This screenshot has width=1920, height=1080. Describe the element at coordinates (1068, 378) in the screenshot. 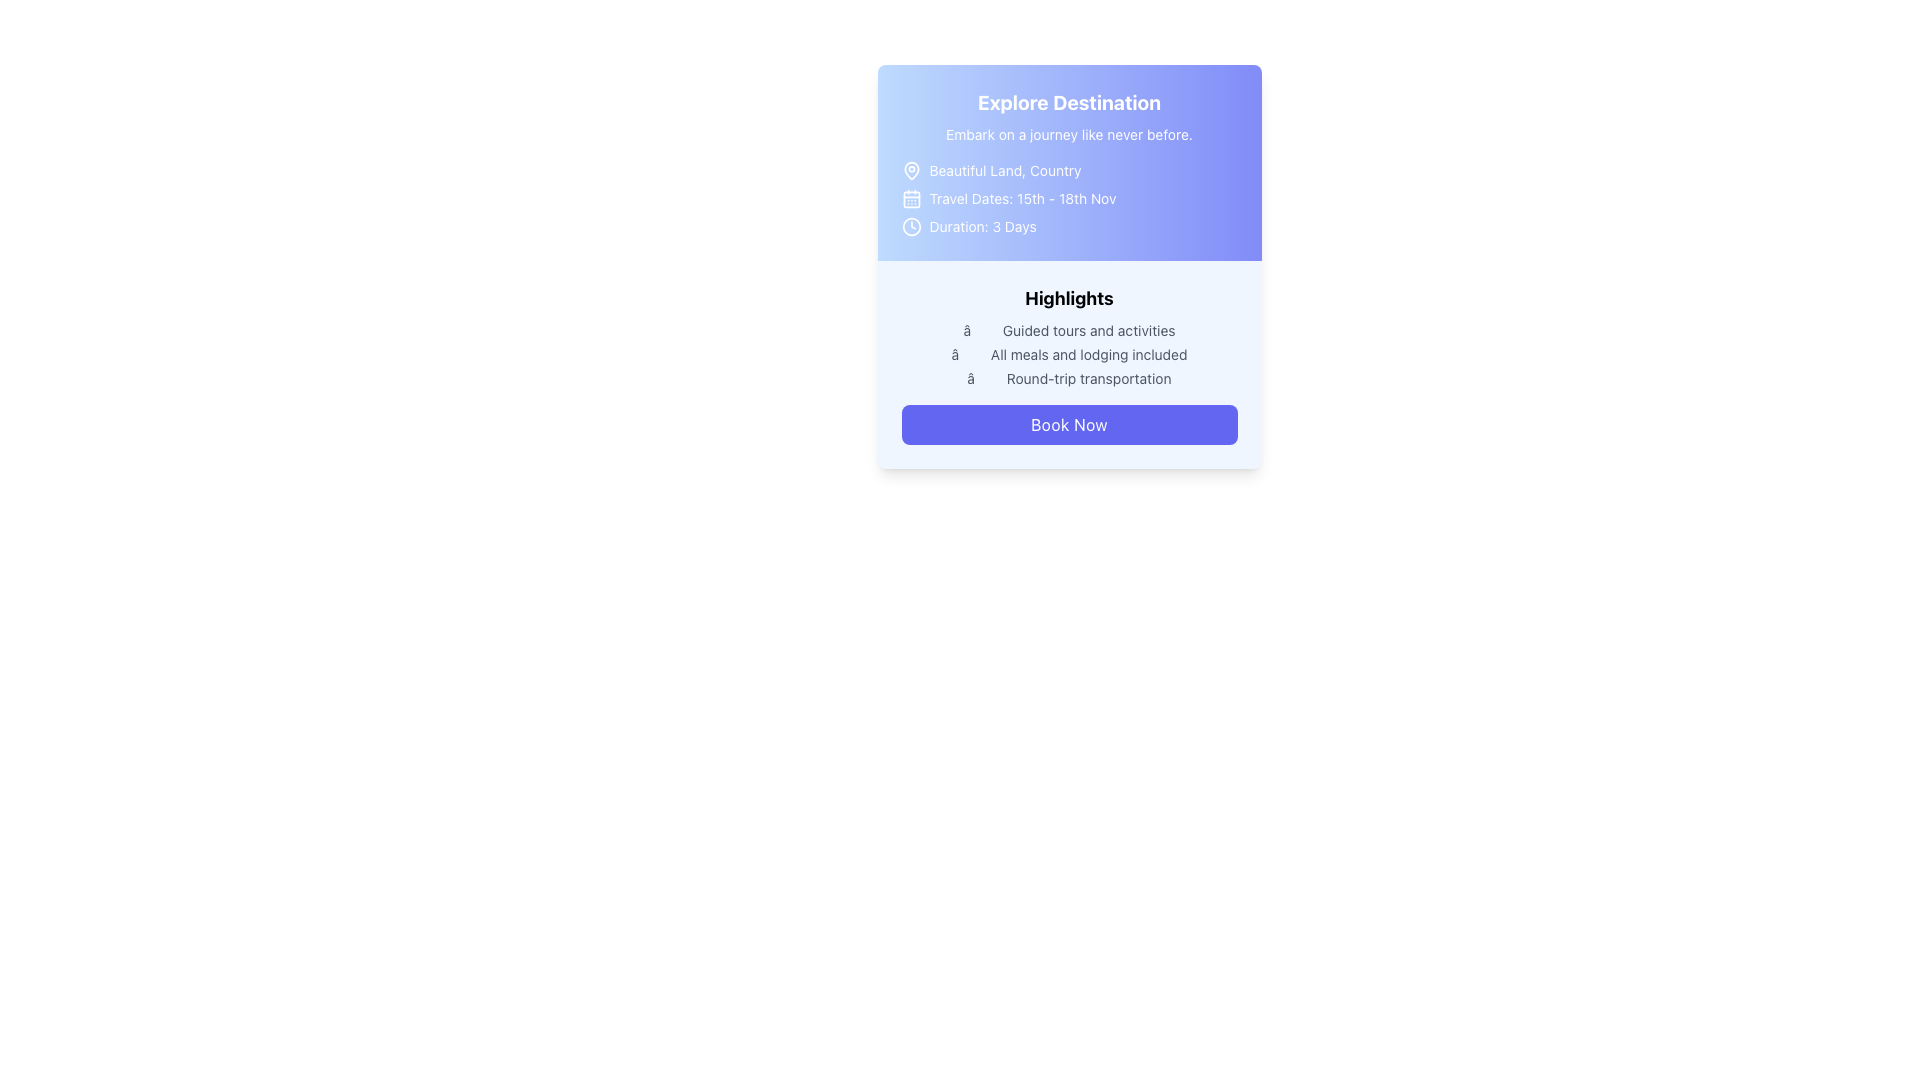

I see `the Text Label element that reads '✓ Round-trip transportation', which is the third item in the vertical list of features under the 'Highlights' header` at that location.